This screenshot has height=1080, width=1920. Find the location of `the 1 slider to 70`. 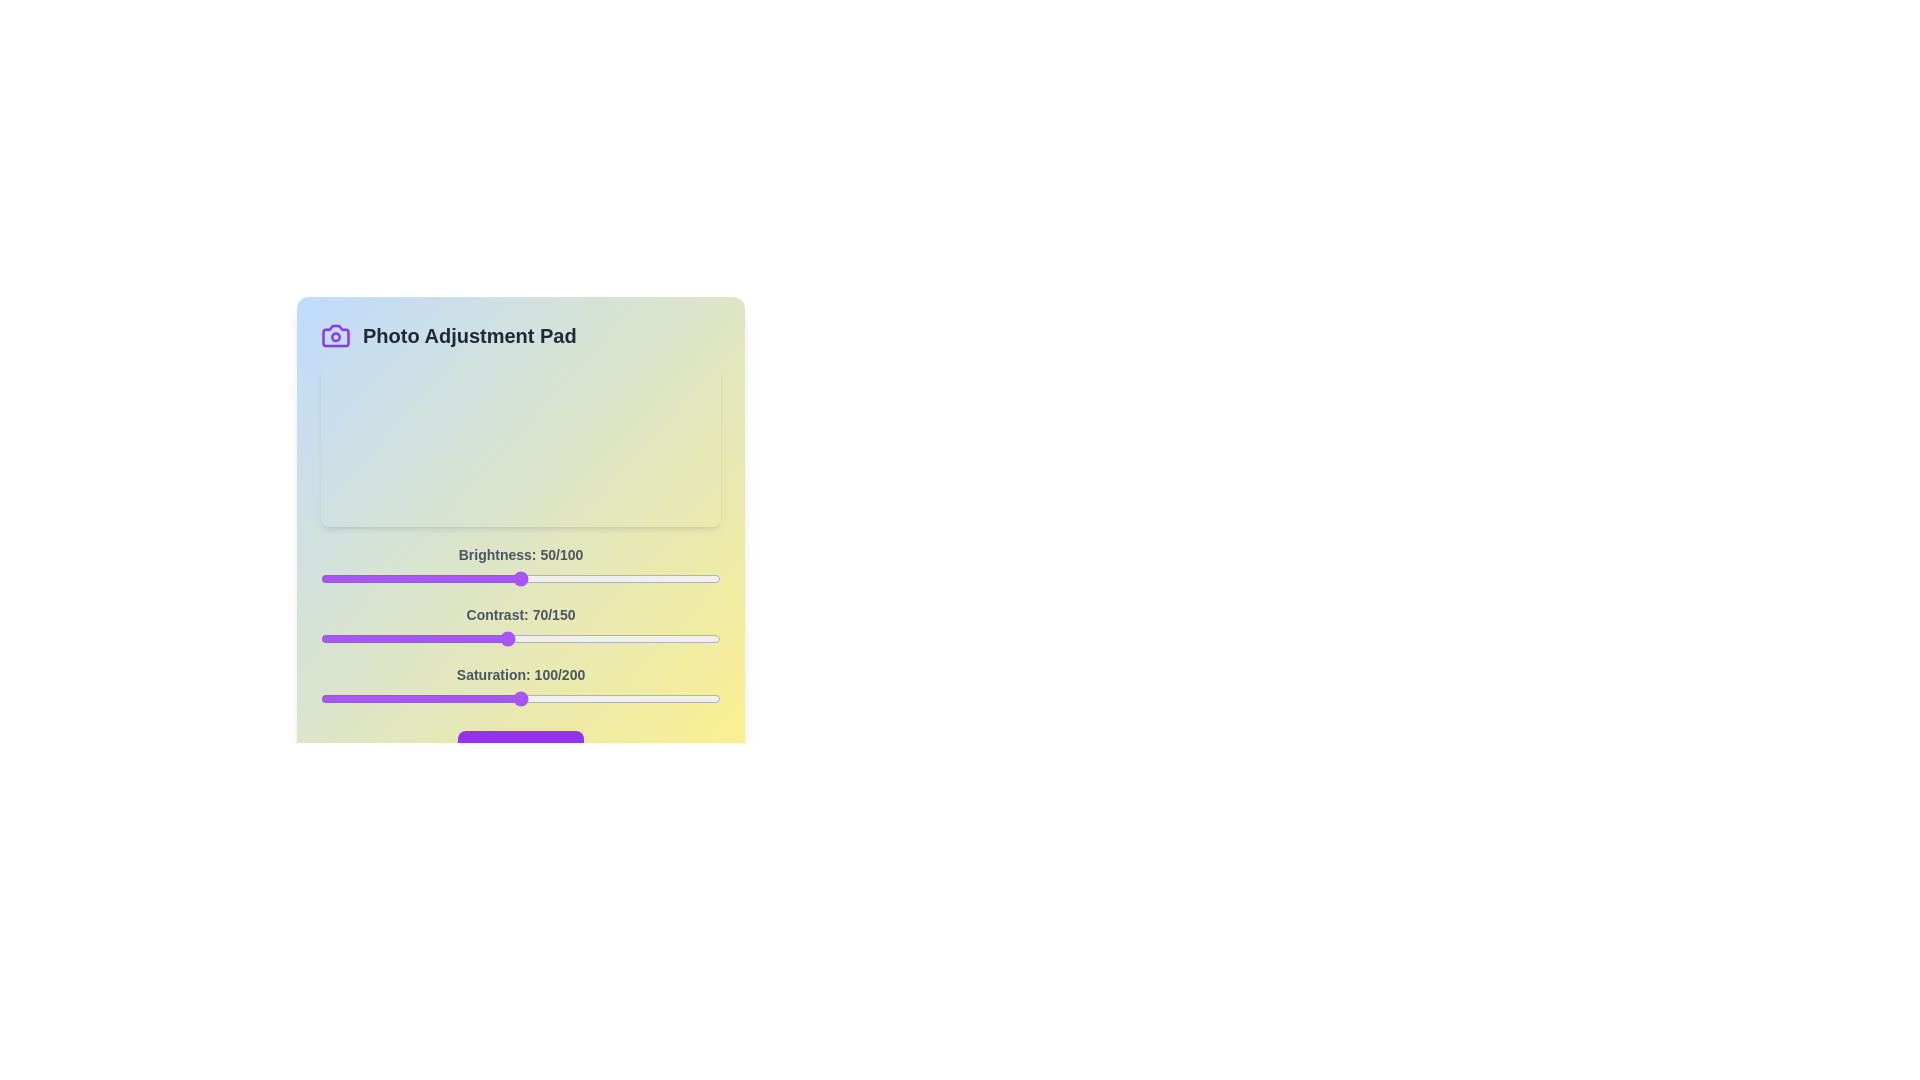

the 1 slider to 70 is located at coordinates (507, 639).